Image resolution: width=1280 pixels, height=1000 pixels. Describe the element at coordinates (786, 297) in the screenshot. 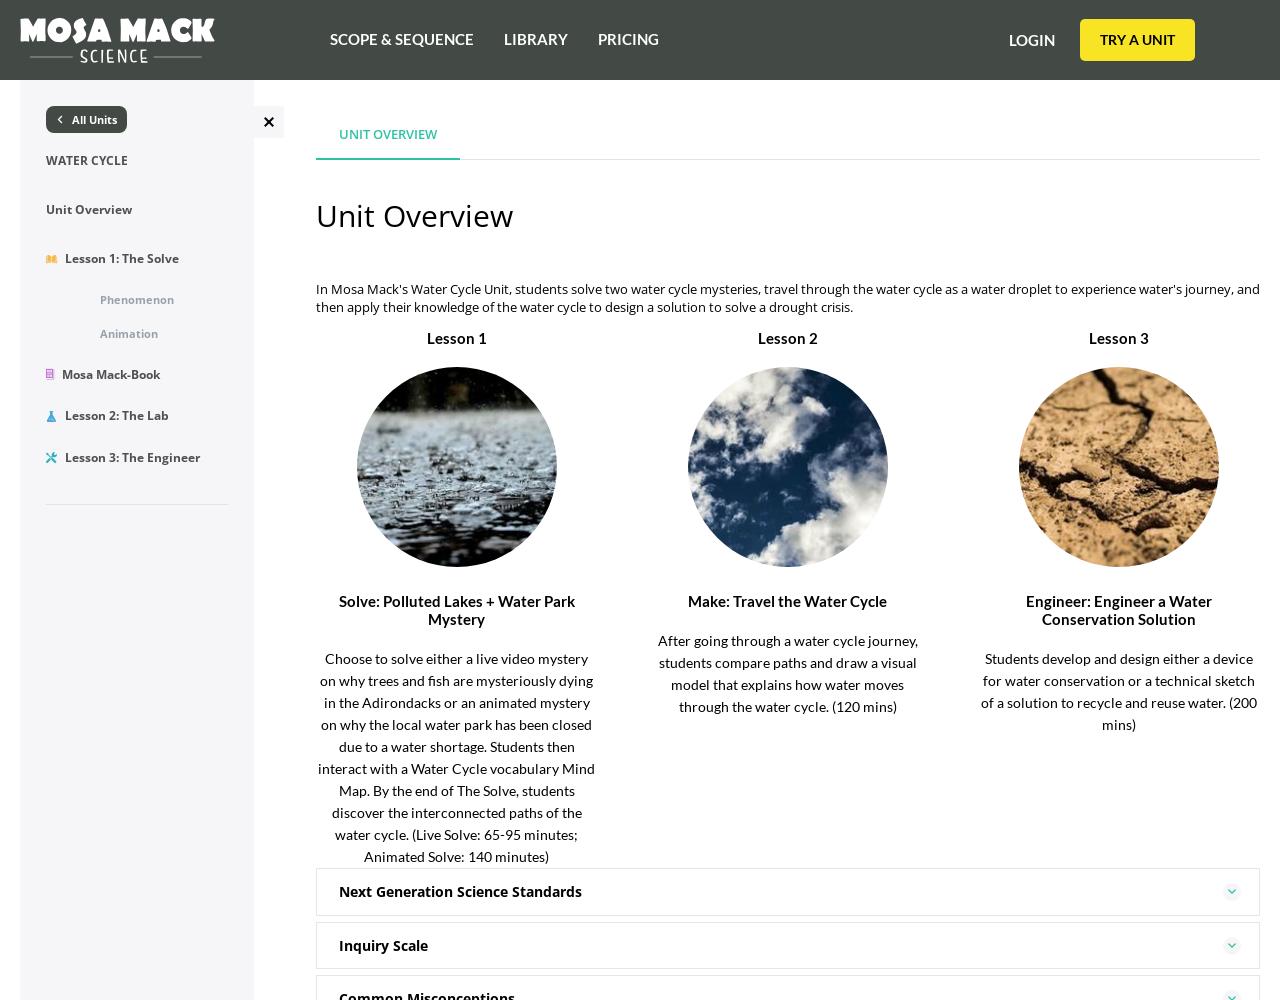

I see `'In Mosa Mack's Water Cycle Unit, students solve two water cycle mysteries, travel through the water cycle as a water droplet to experience water's journey, and then apply their knowledge of the water cycle to design a solution to solve a drought crisis.'` at that location.